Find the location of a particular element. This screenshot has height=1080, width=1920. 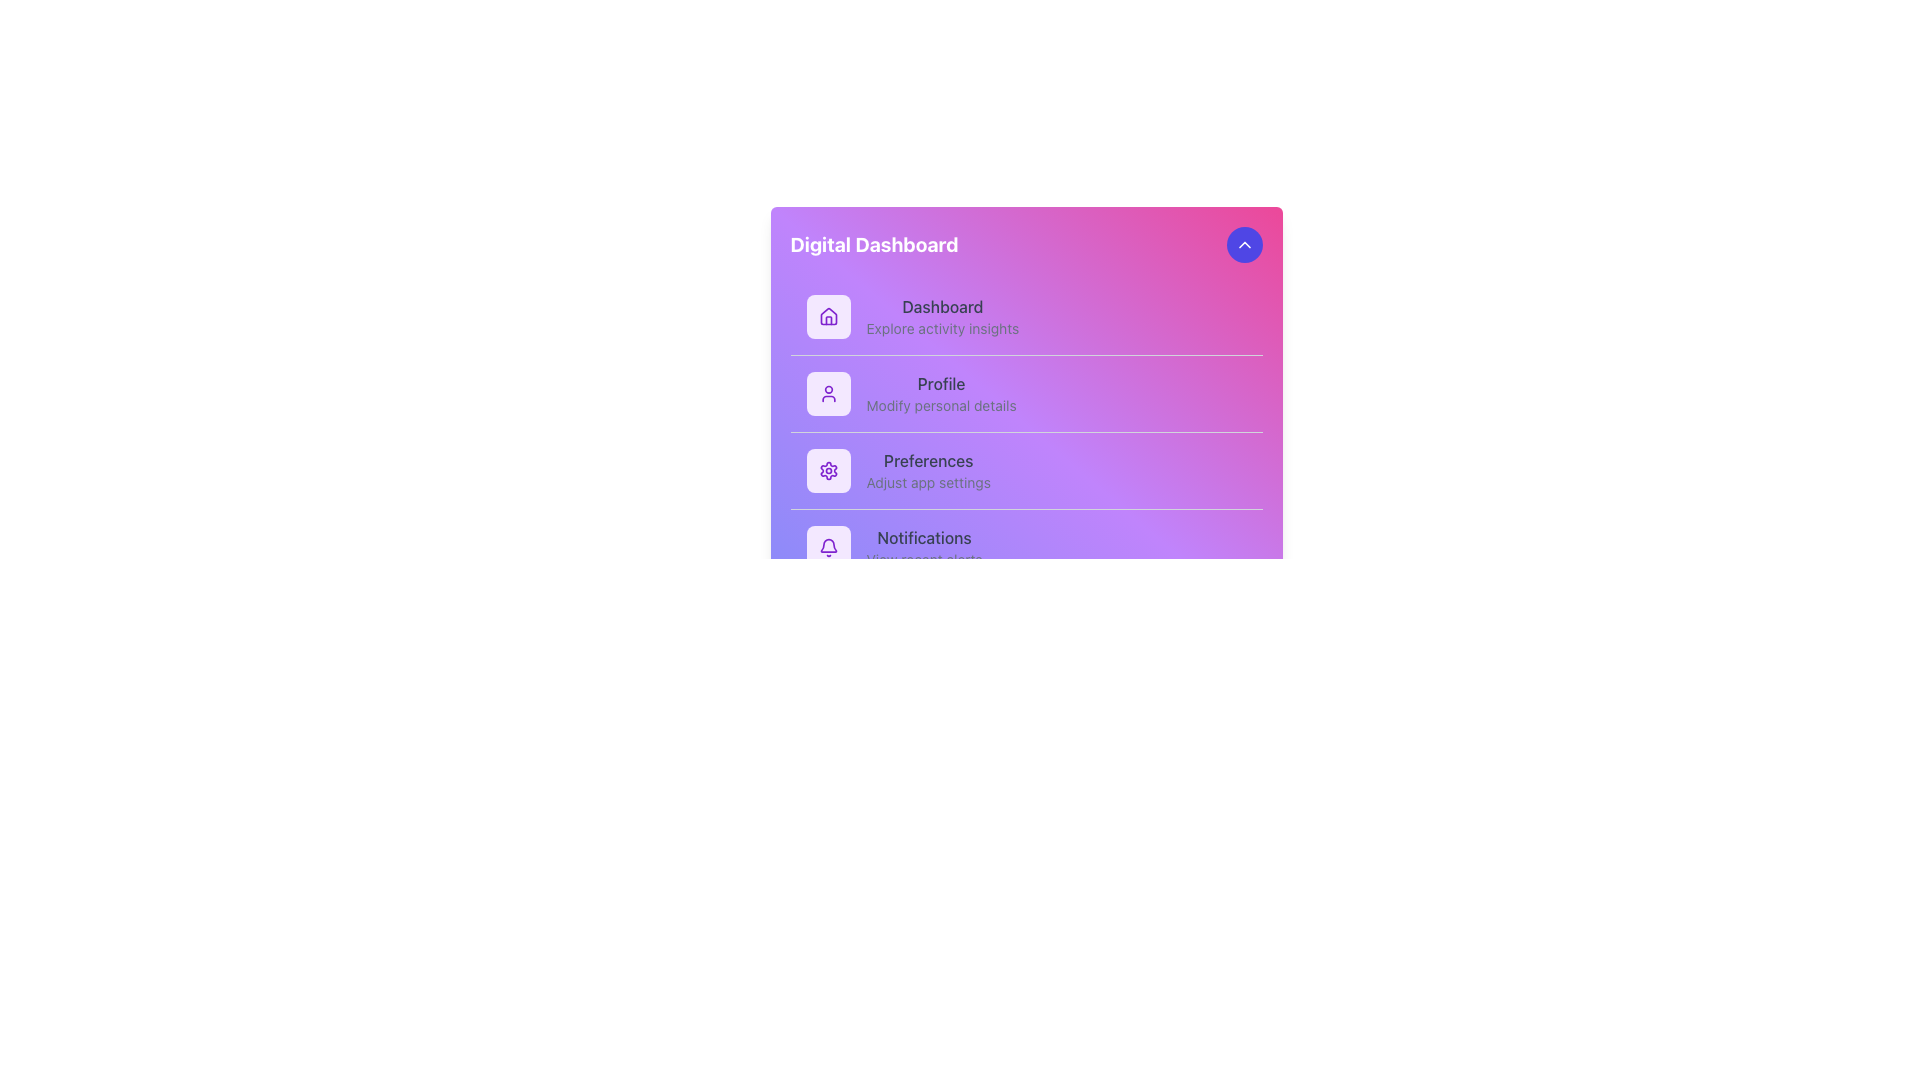

the 'Notifications' text label, which consists of a main title and a subtitle, located in a vertical list within the dashboard panel is located at coordinates (923, 547).